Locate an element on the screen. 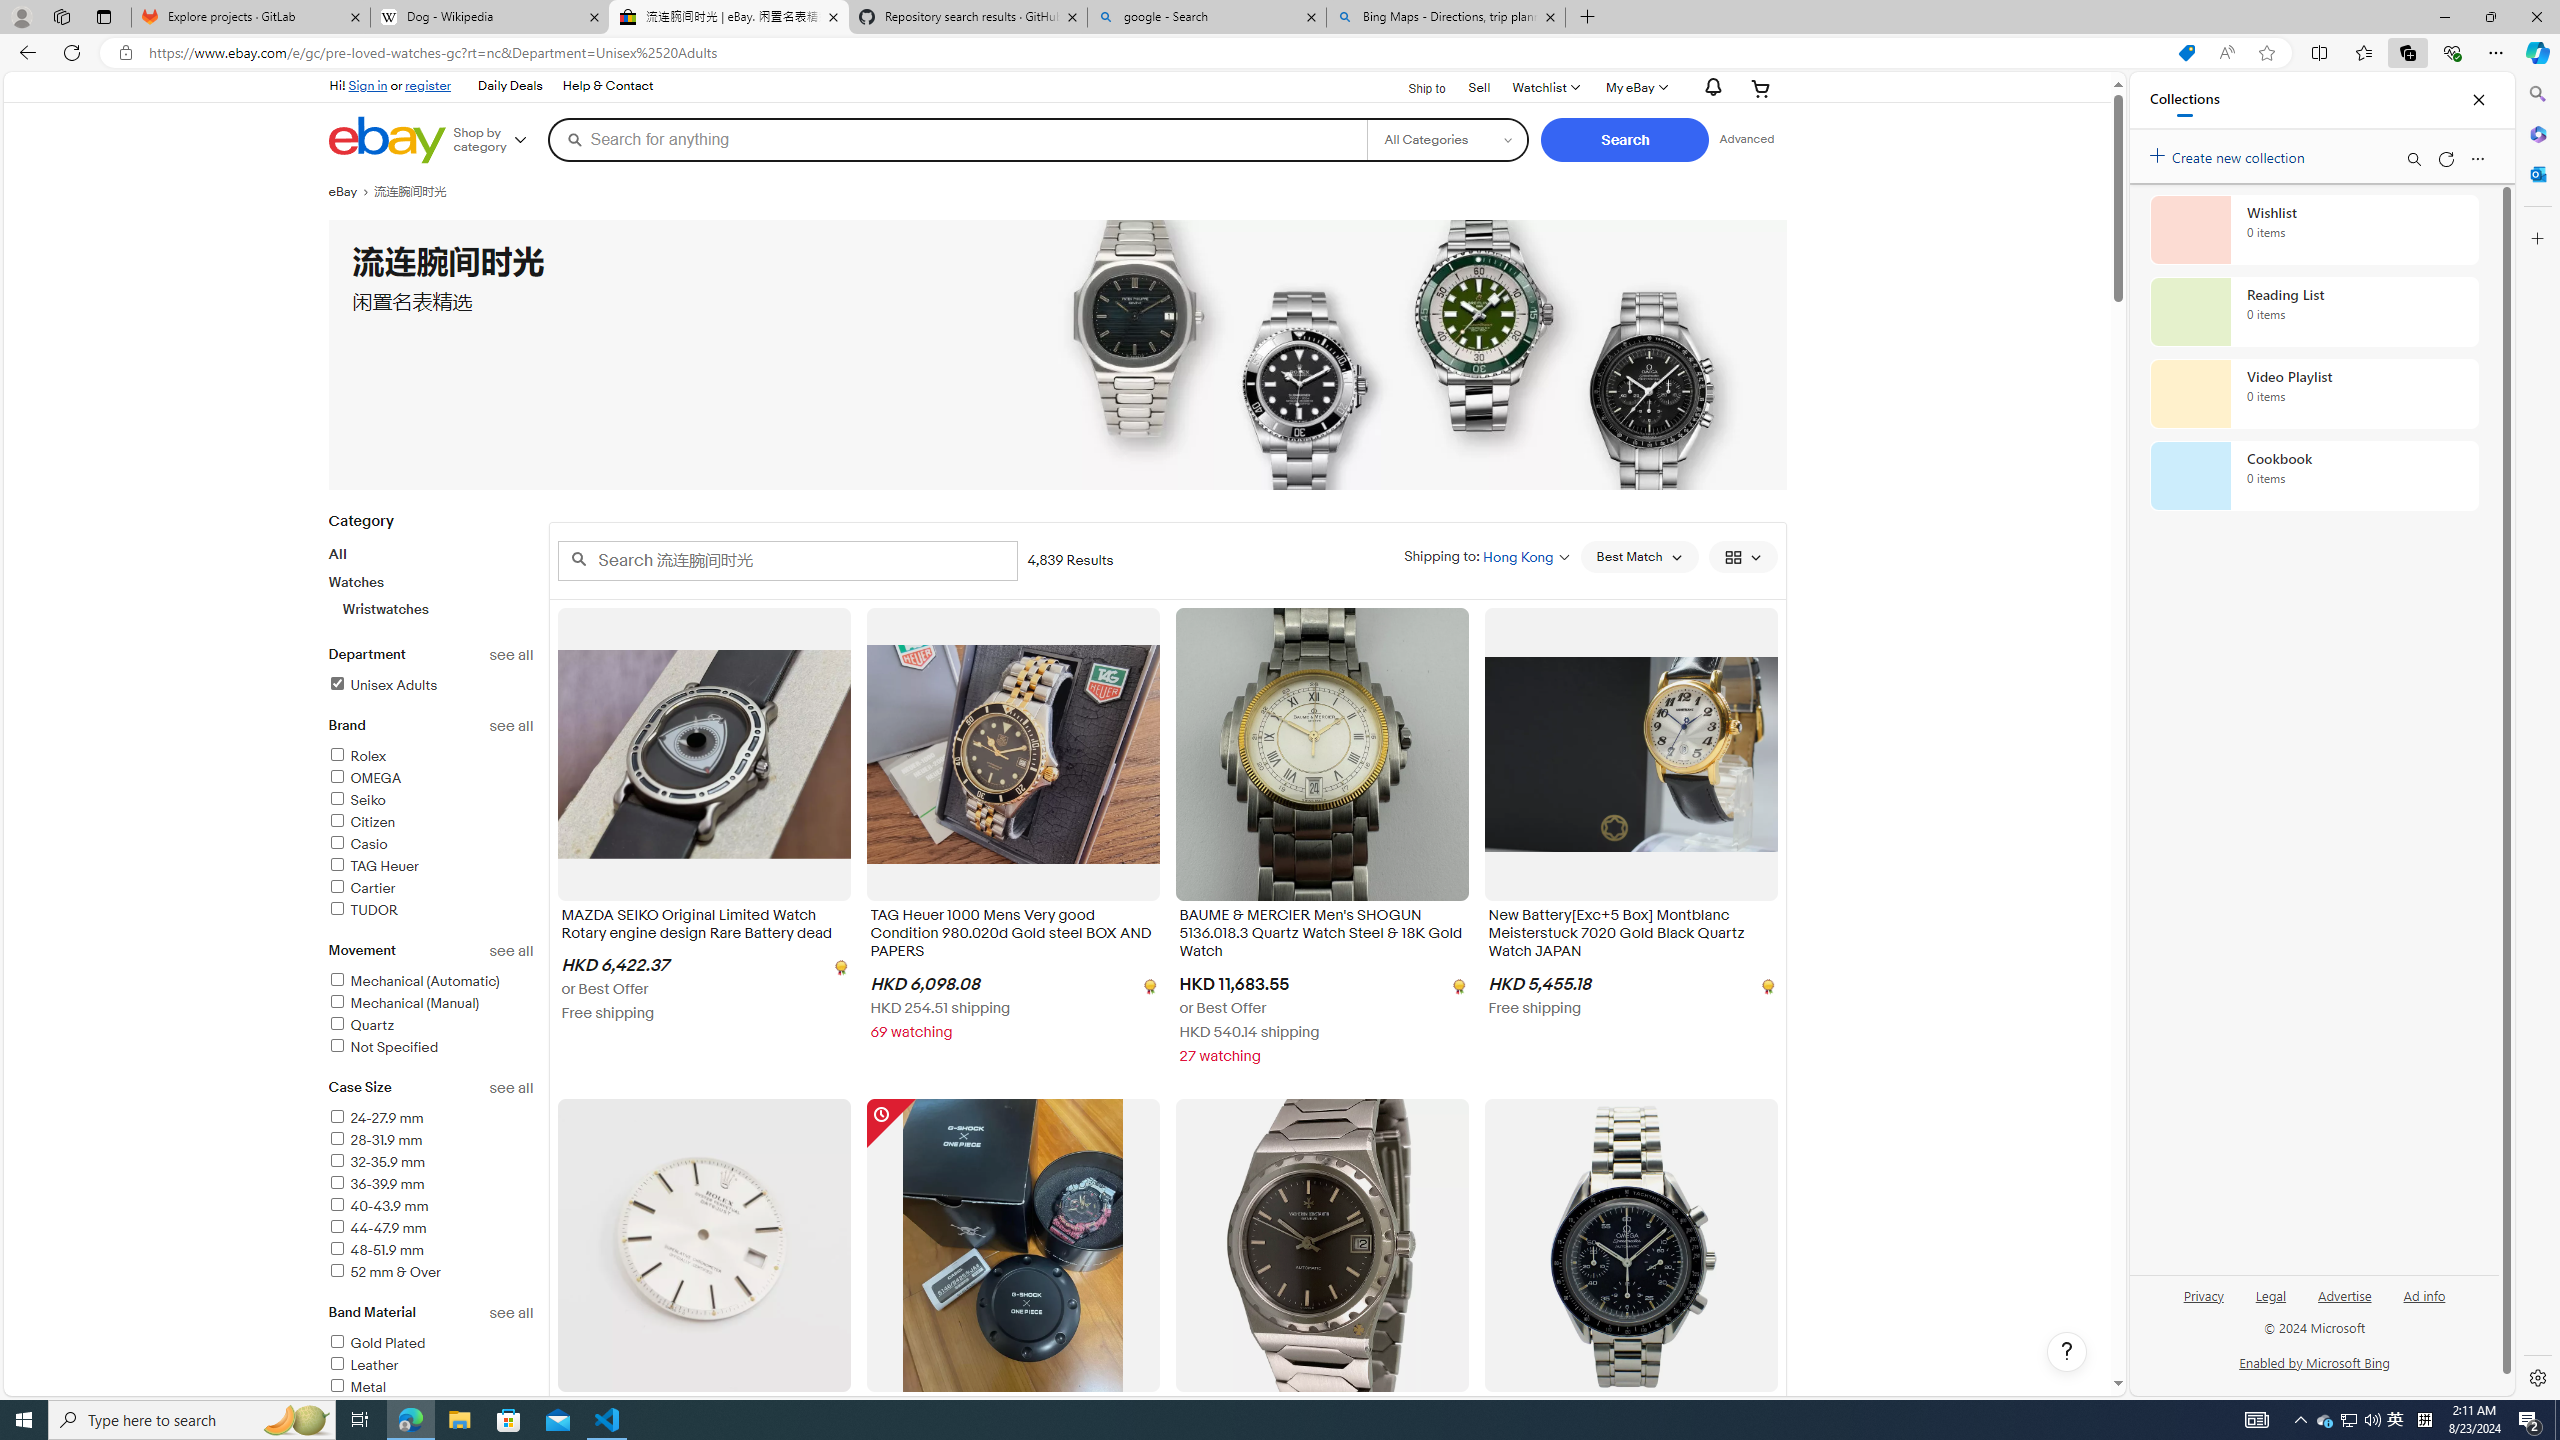  'Cookbook collection, 0 items' is located at coordinates (2314, 474).